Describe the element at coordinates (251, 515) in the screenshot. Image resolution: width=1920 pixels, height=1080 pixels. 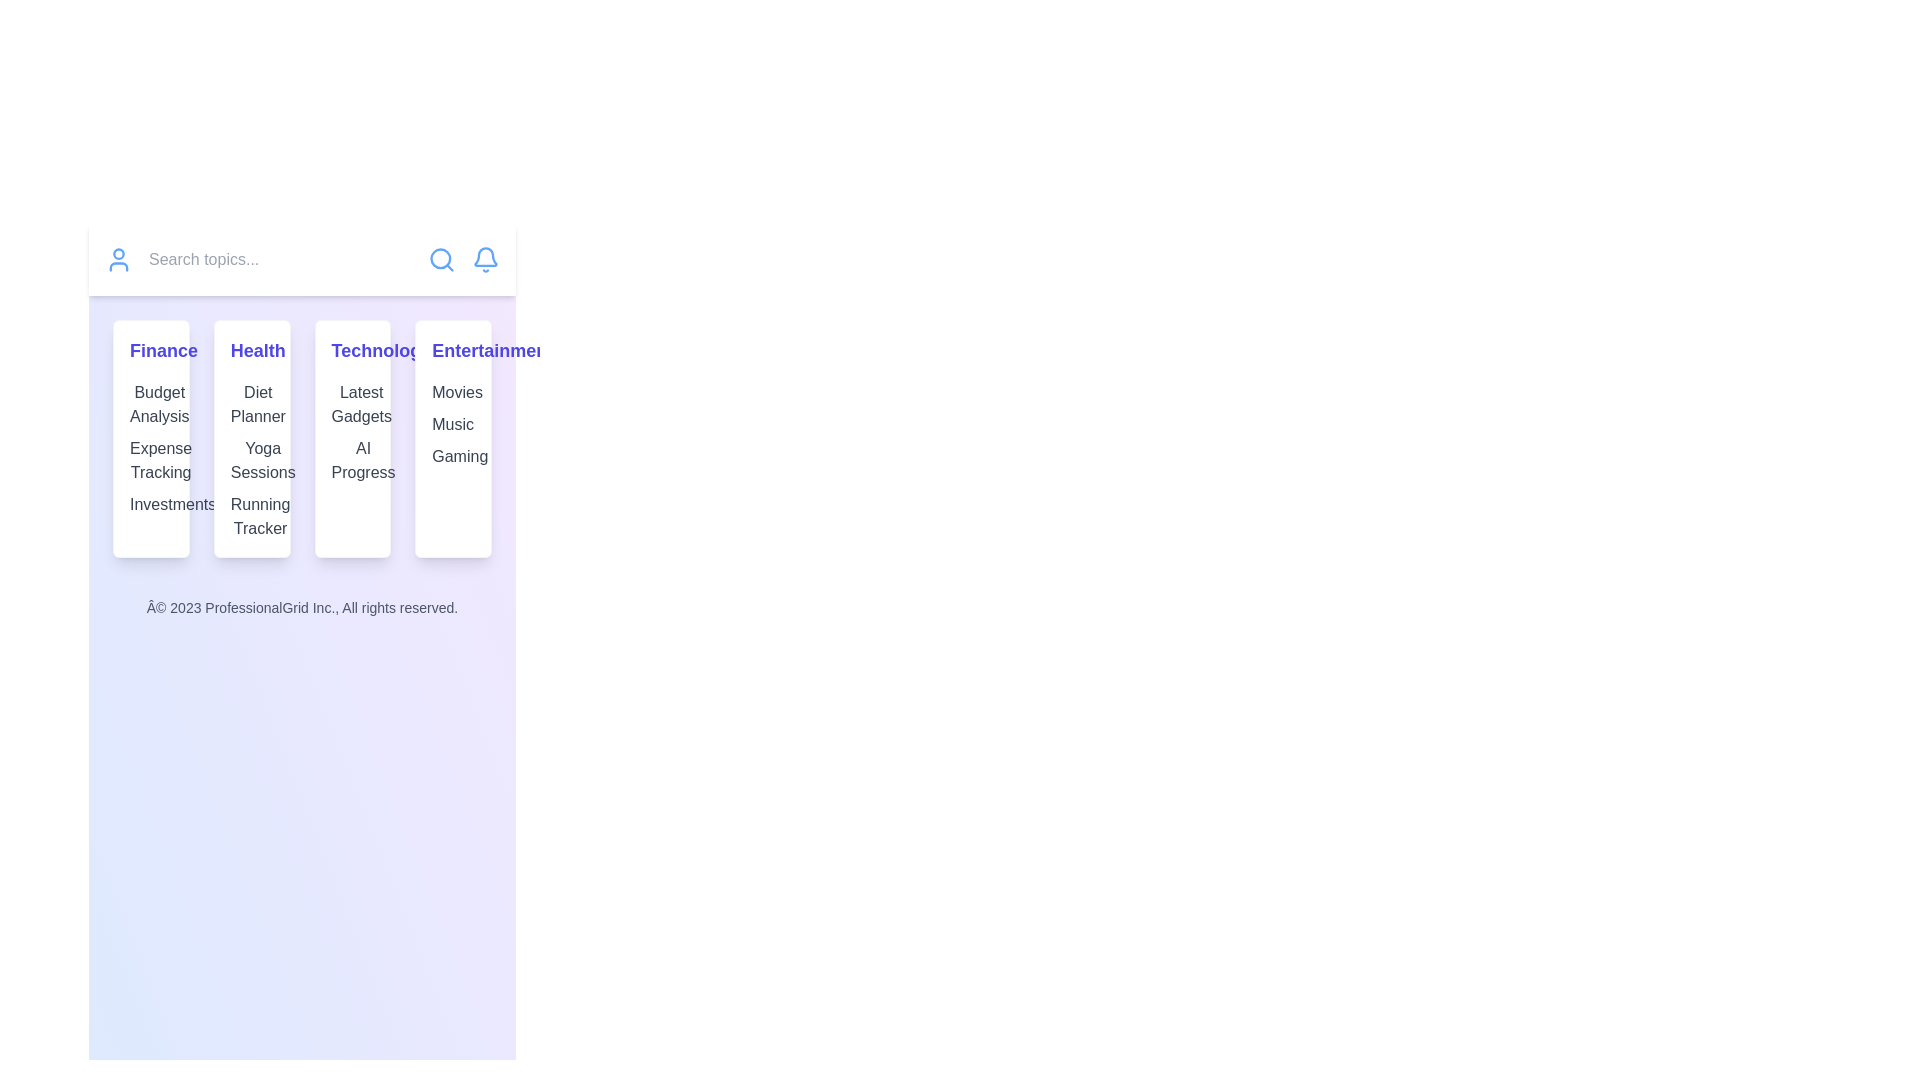
I see `the 'Running Tracker' text label, which is the third item under the 'Health' category, to select this feature` at that location.